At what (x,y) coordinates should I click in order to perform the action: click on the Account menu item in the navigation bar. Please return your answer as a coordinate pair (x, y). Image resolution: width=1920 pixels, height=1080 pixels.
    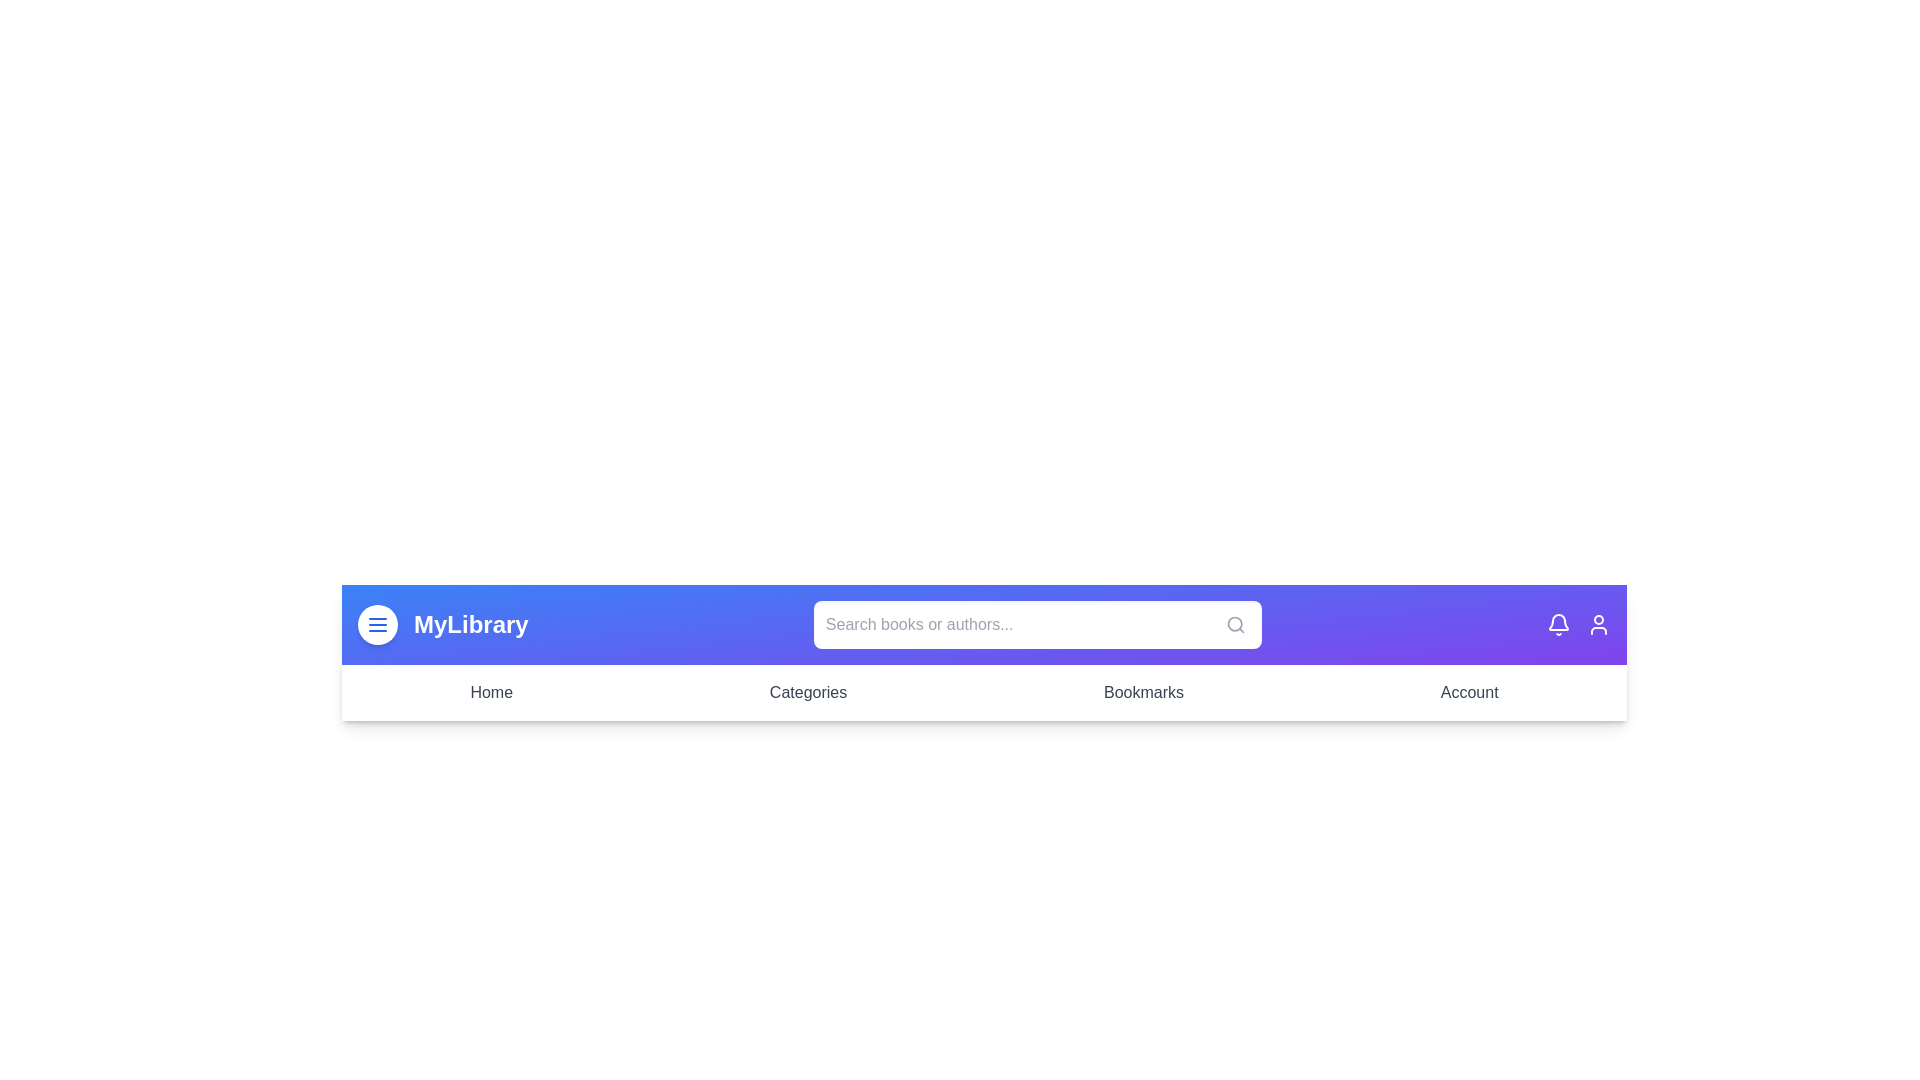
    Looking at the image, I should click on (1469, 692).